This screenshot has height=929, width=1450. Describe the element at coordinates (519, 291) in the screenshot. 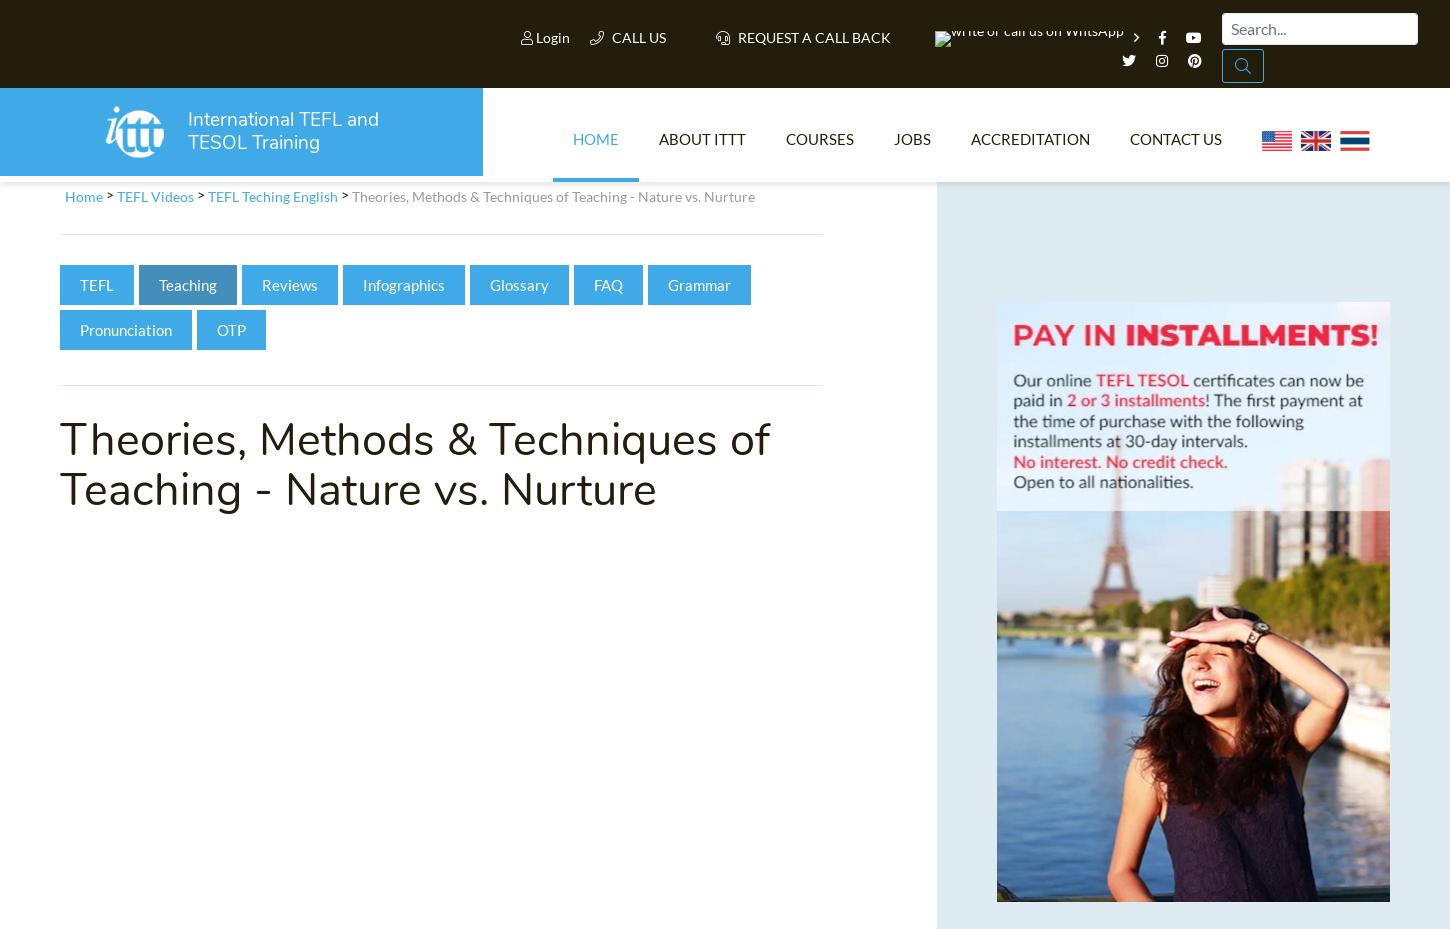

I see `'Glossary'` at that location.